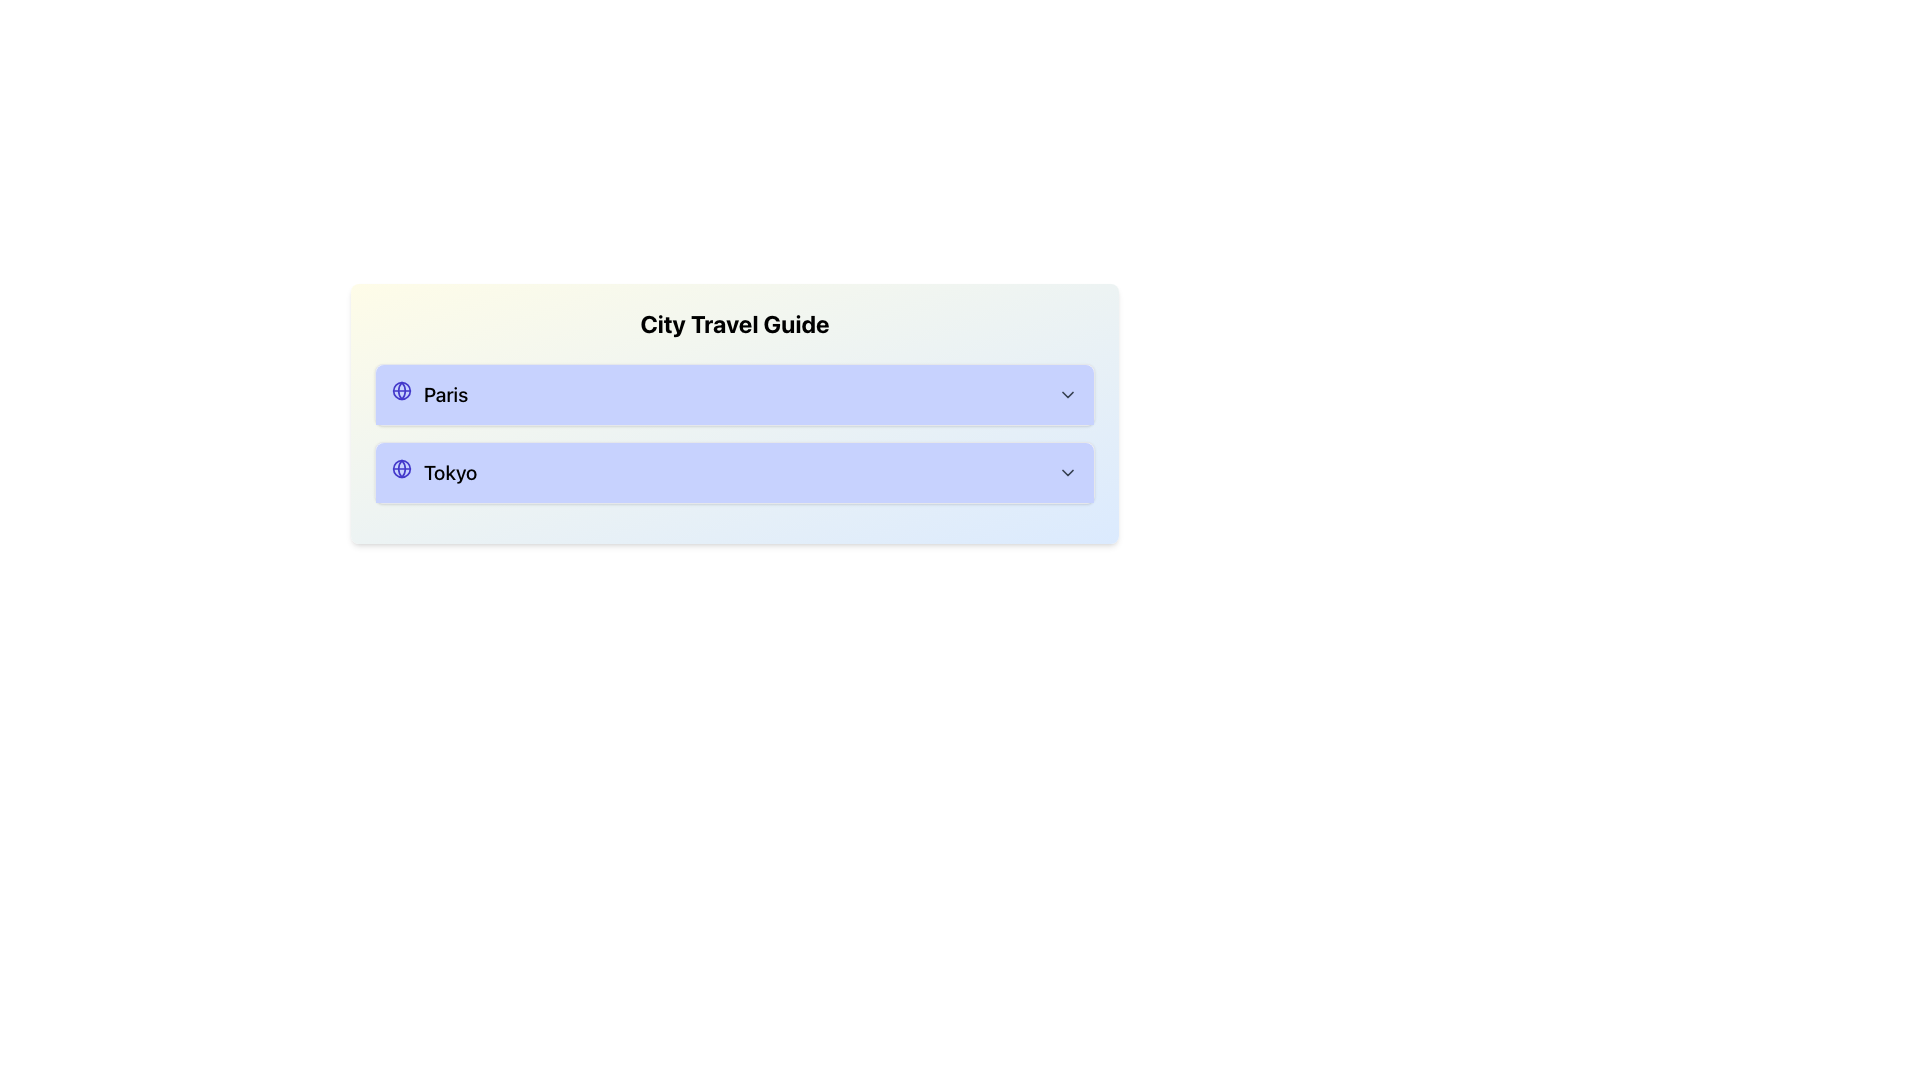 Image resolution: width=1920 pixels, height=1080 pixels. What do you see at coordinates (401, 469) in the screenshot?
I see `the small circular indigo globe icon located to the left of the text 'Tokyo' in the second row under the header 'City Travel Guide'` at bounding box center [401, 469].